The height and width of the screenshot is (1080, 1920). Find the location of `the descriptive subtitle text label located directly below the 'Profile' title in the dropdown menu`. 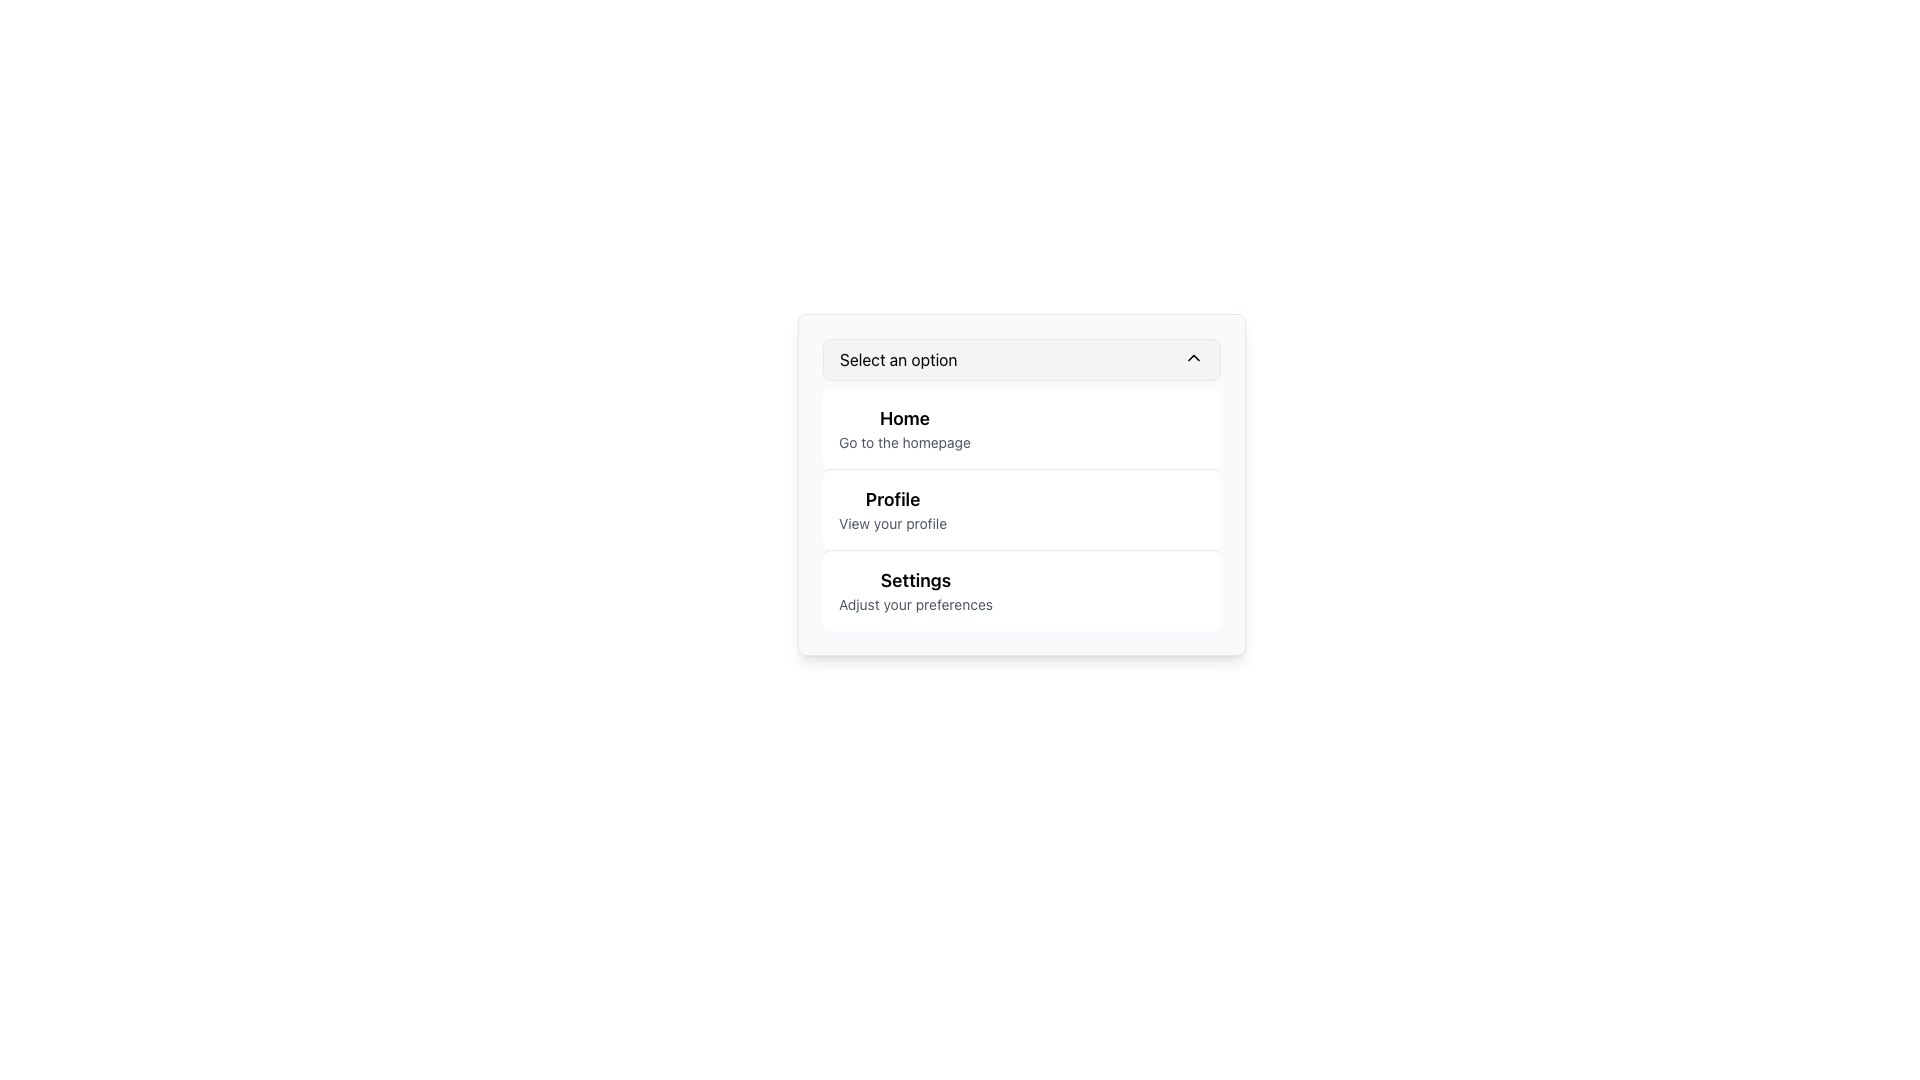

the descriptive subtitle text label located directly below the 'Profile' title in the dropdown menu is located at coordinates (892, 523).